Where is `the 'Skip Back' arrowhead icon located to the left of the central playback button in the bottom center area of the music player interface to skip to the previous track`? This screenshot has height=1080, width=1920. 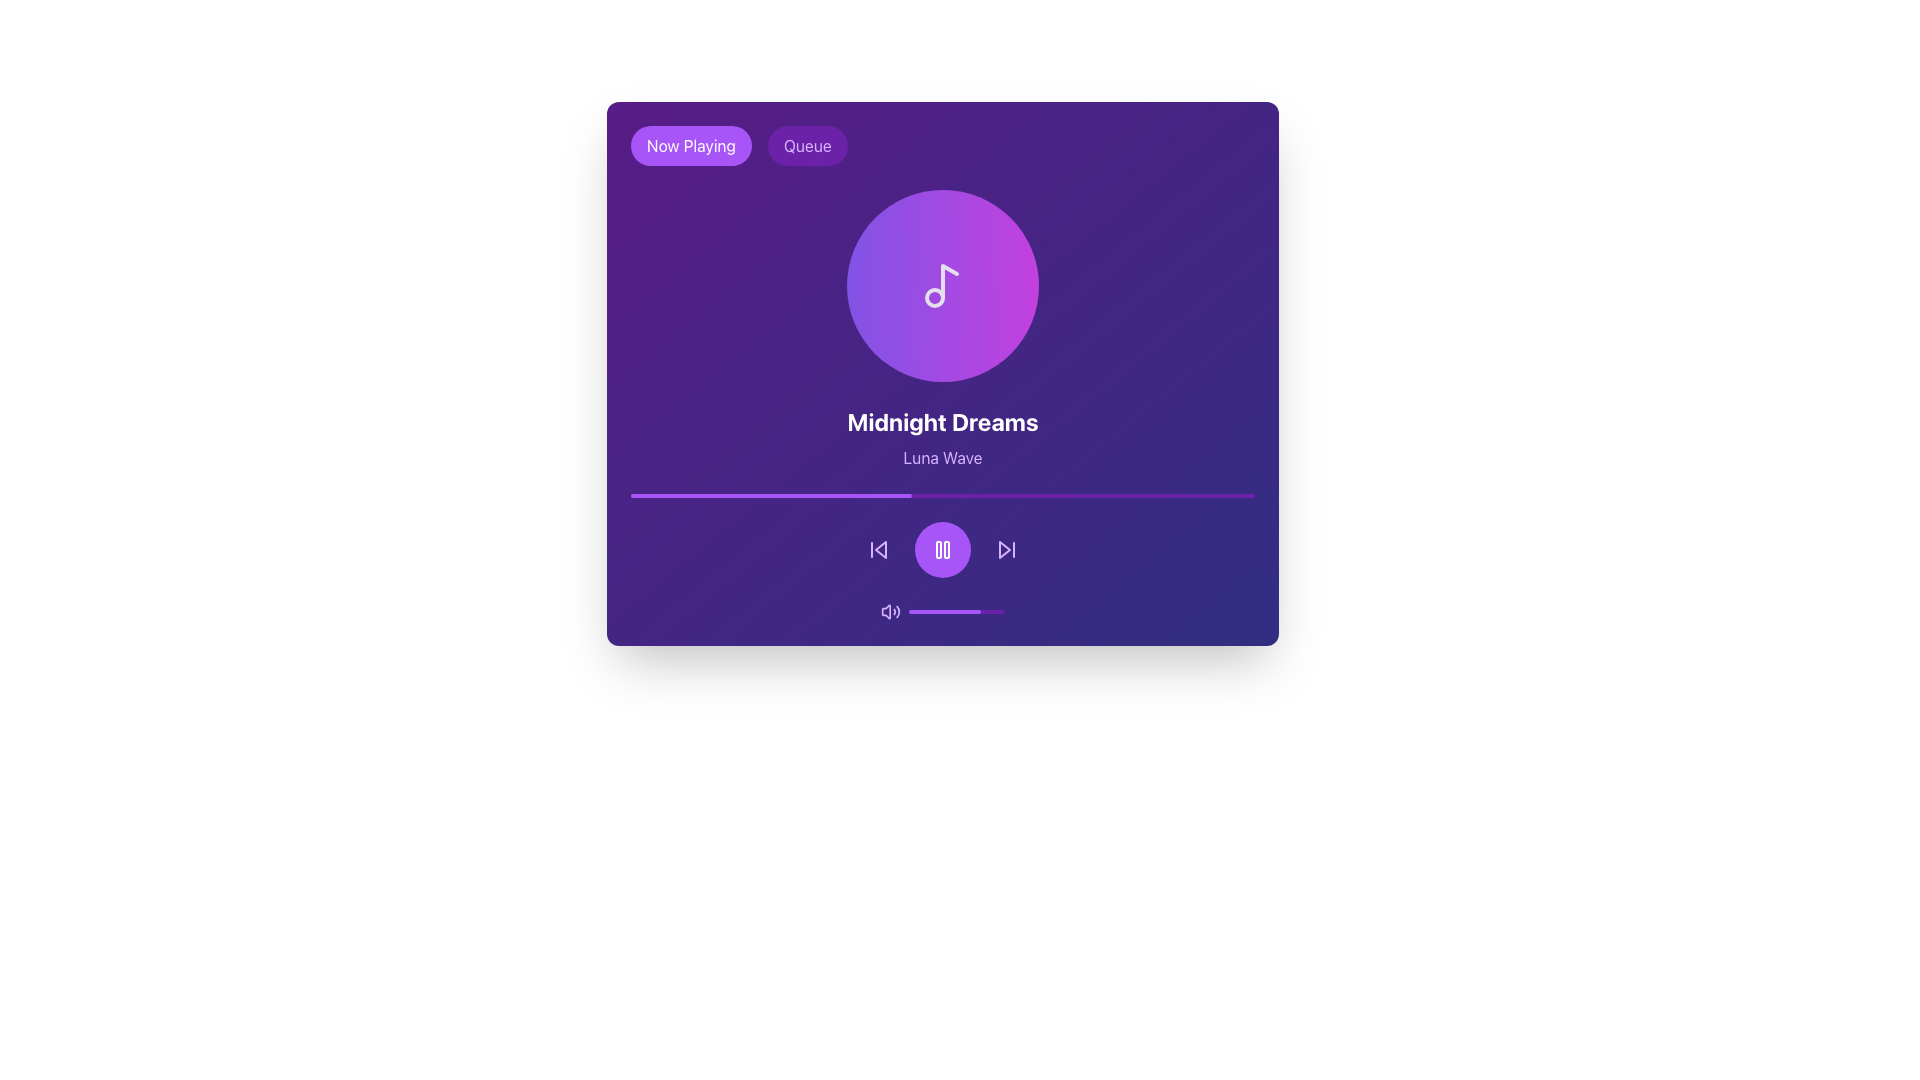
the 'Skip Back' arrowhead icon located to the left of the central playback button in the bottom center area of the music player interface to skip to the previous track is located at coordinates (880, 550).